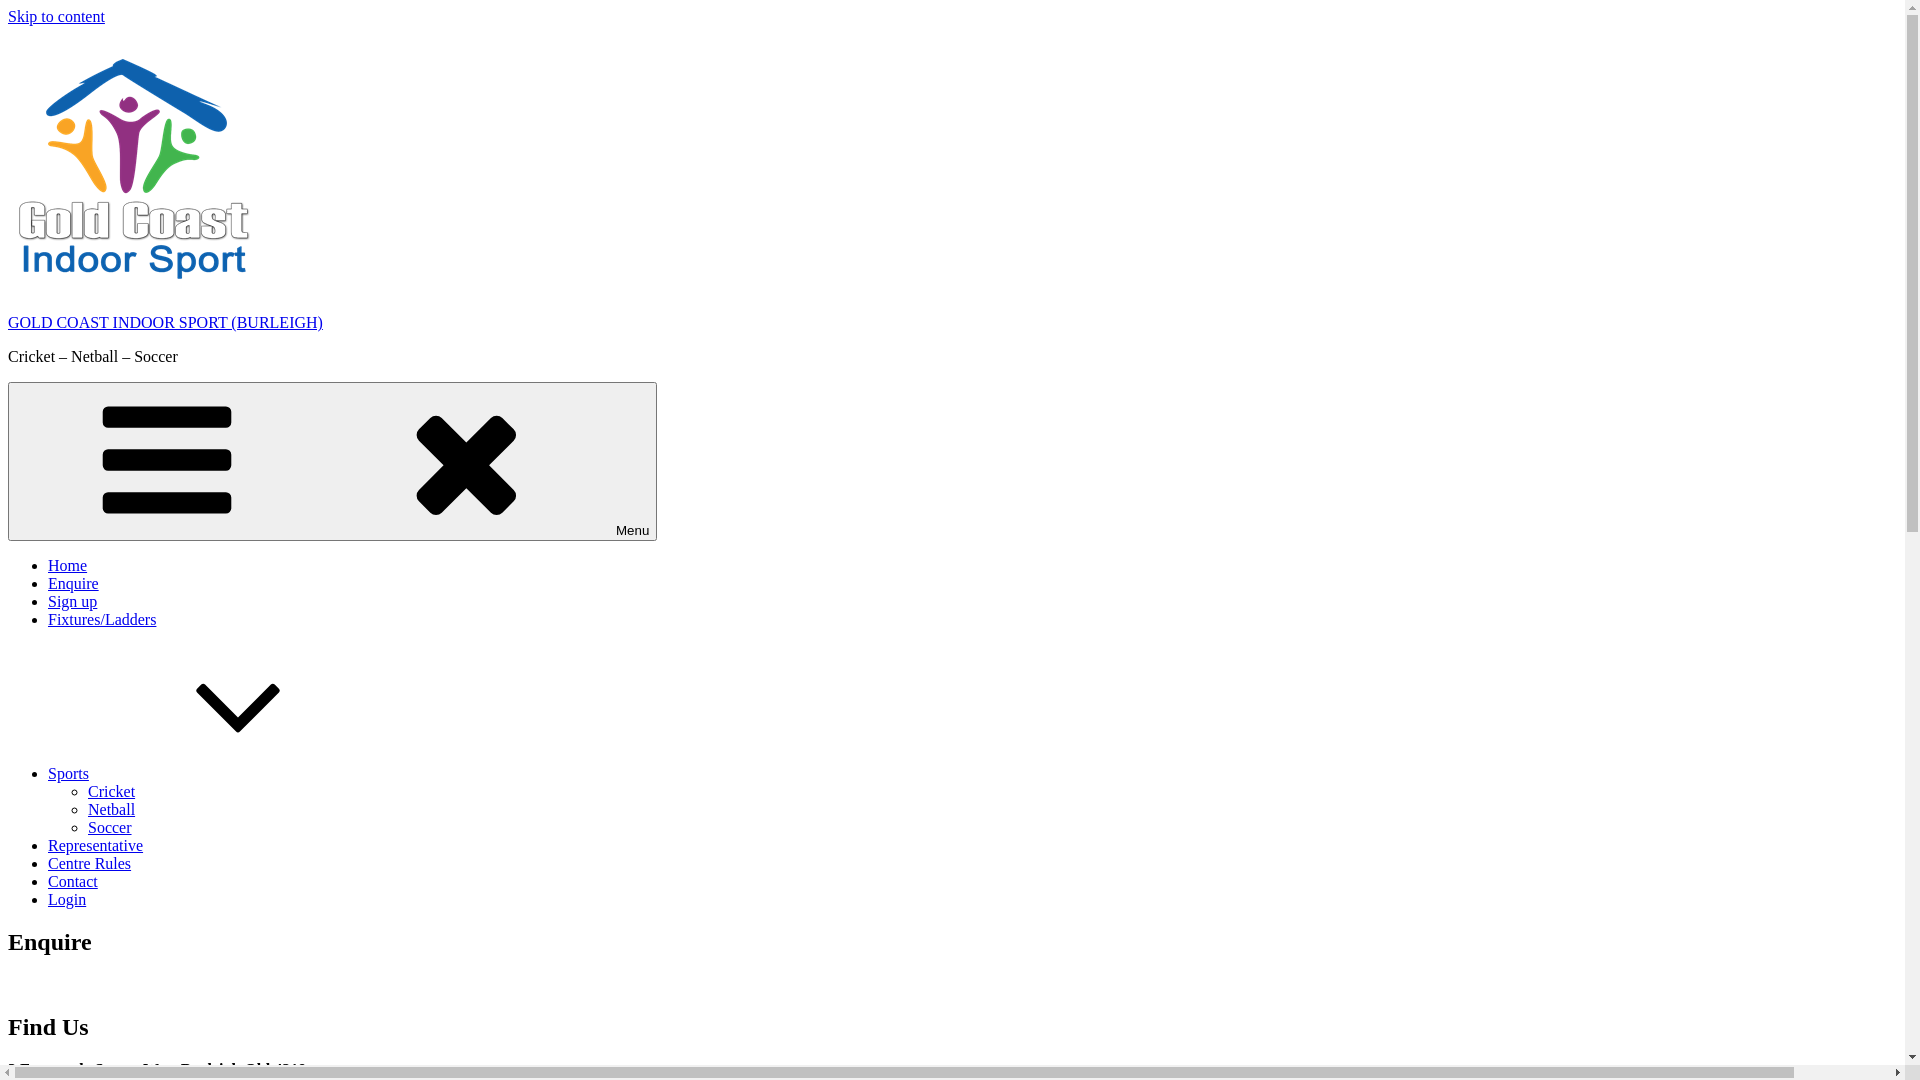 The width and height of the screenshot is (1920, 1080). I want to click on 'GOLD COAST INDOOR SPORT (BURLEIGH)', so click(165, 321).